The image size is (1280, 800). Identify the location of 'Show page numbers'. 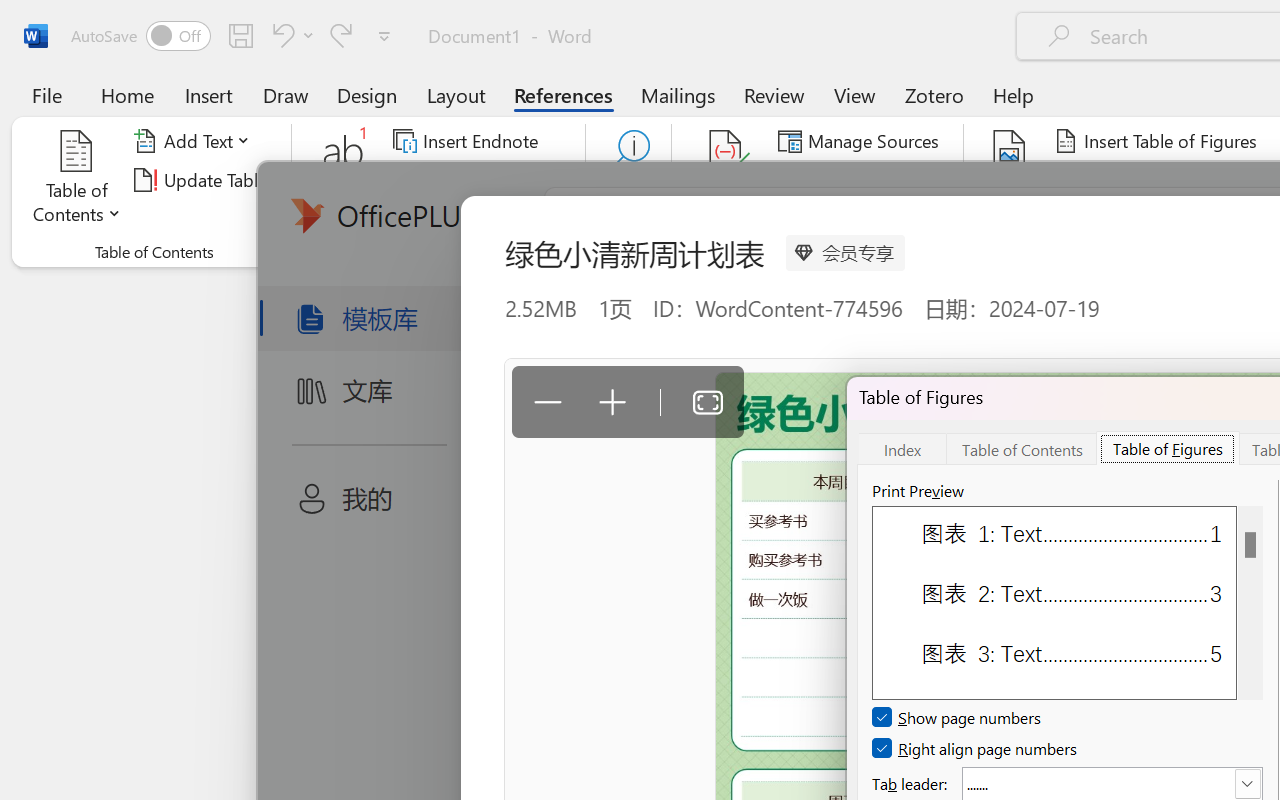
(957, 717).